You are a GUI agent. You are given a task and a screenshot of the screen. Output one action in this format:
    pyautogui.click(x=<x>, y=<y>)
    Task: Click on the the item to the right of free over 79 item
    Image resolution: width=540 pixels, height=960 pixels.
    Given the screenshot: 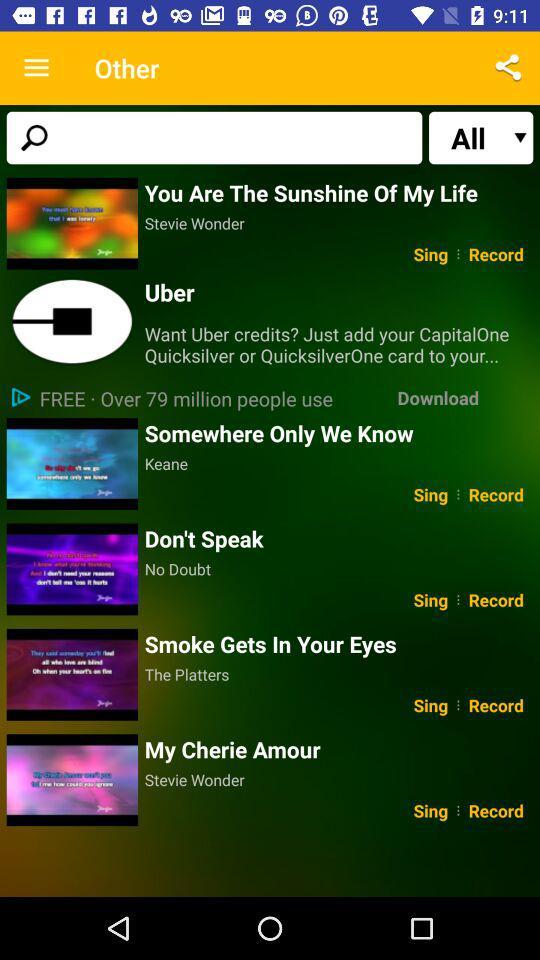 What is the action you would take?
    pyautogui.click(x=437, y=396)
    